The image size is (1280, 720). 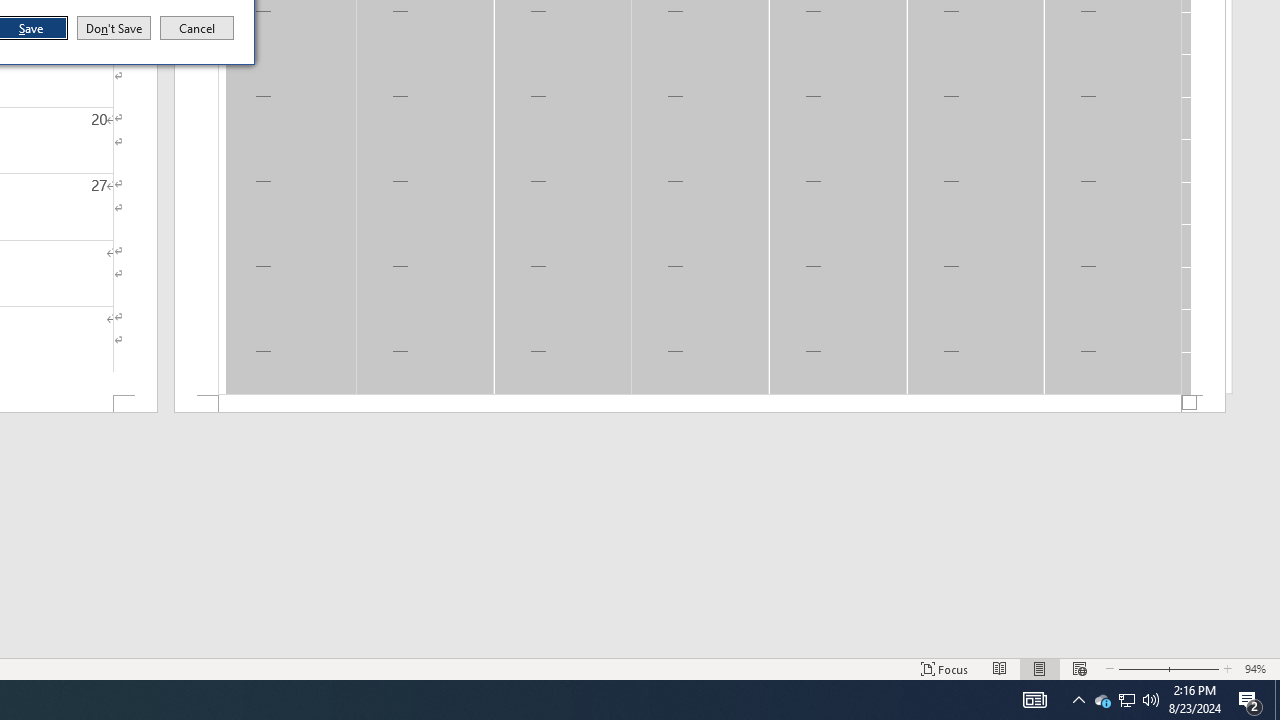 What do you see at coordinates (1151, 698) in the screenshot?
I see `'Q2790: 100%'` at bounding box center [1151, 698].